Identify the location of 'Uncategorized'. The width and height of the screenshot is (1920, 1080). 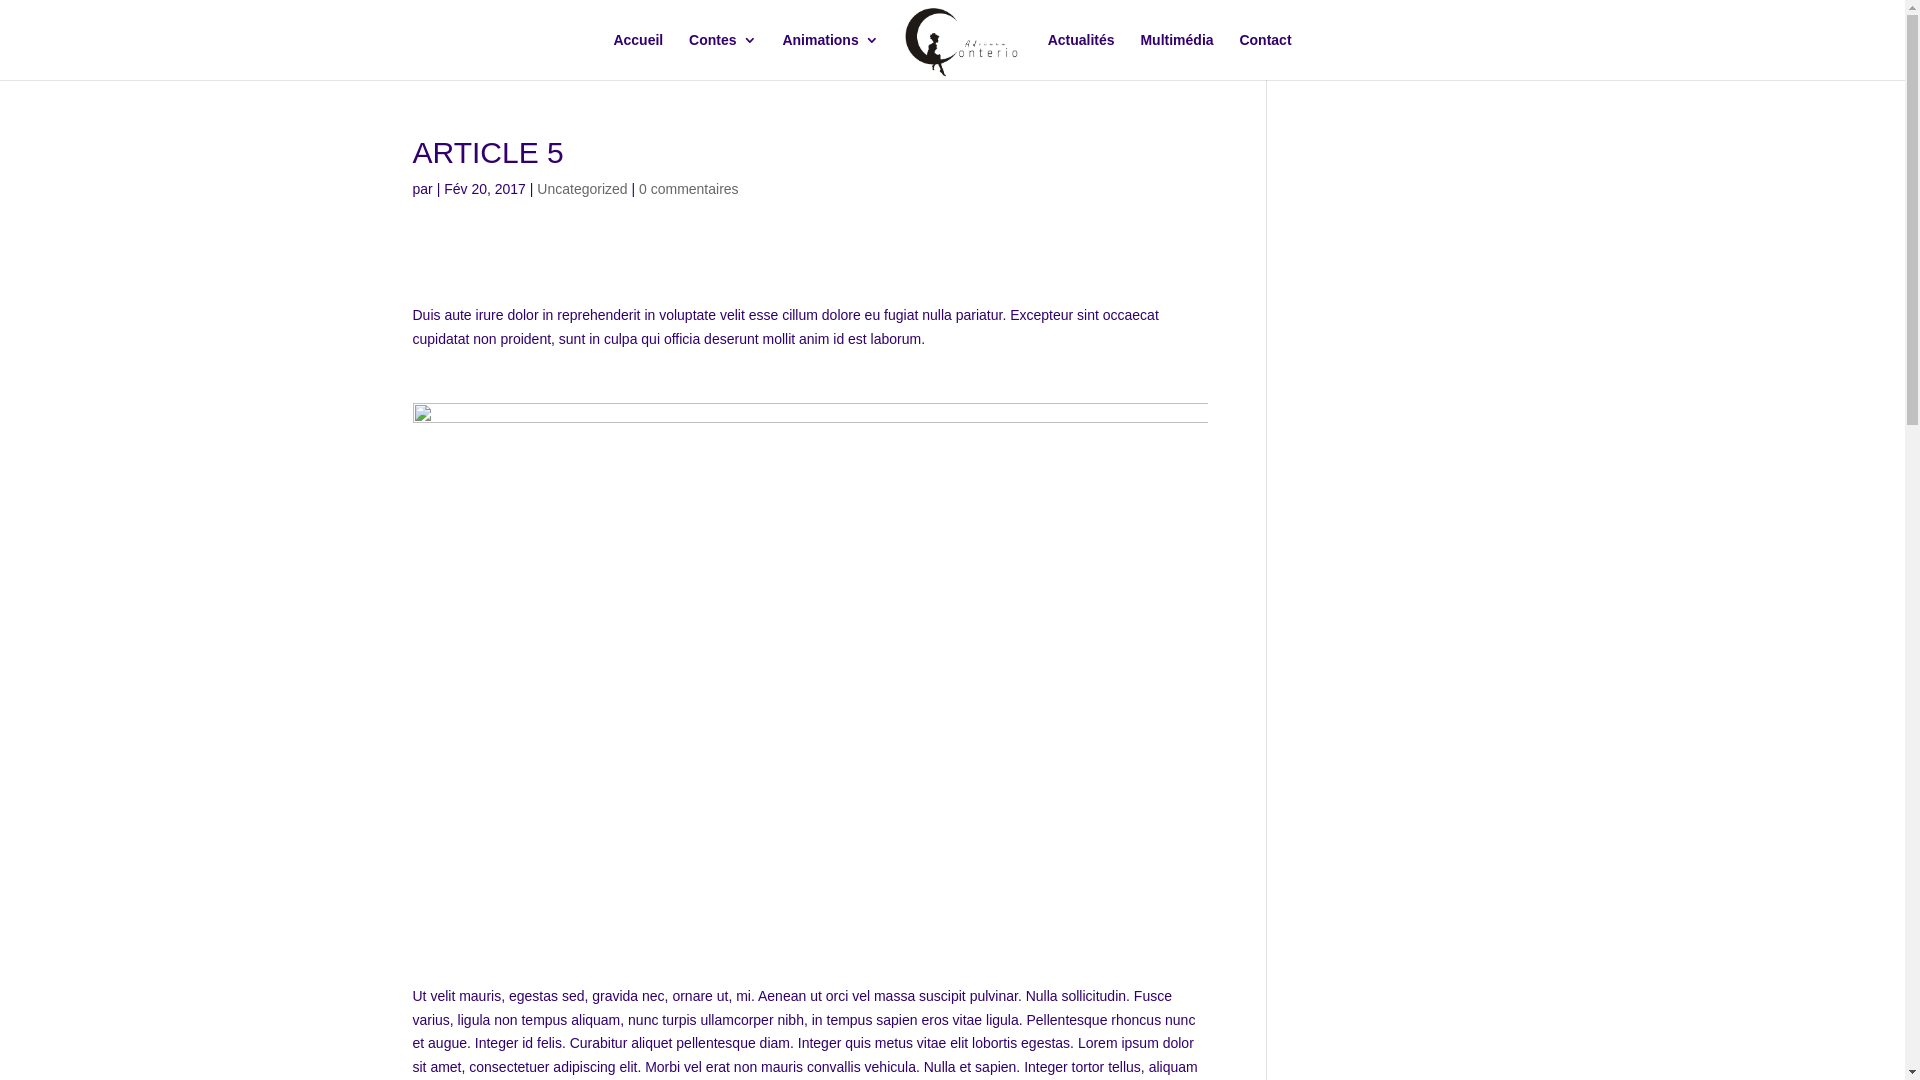
(580, 189).